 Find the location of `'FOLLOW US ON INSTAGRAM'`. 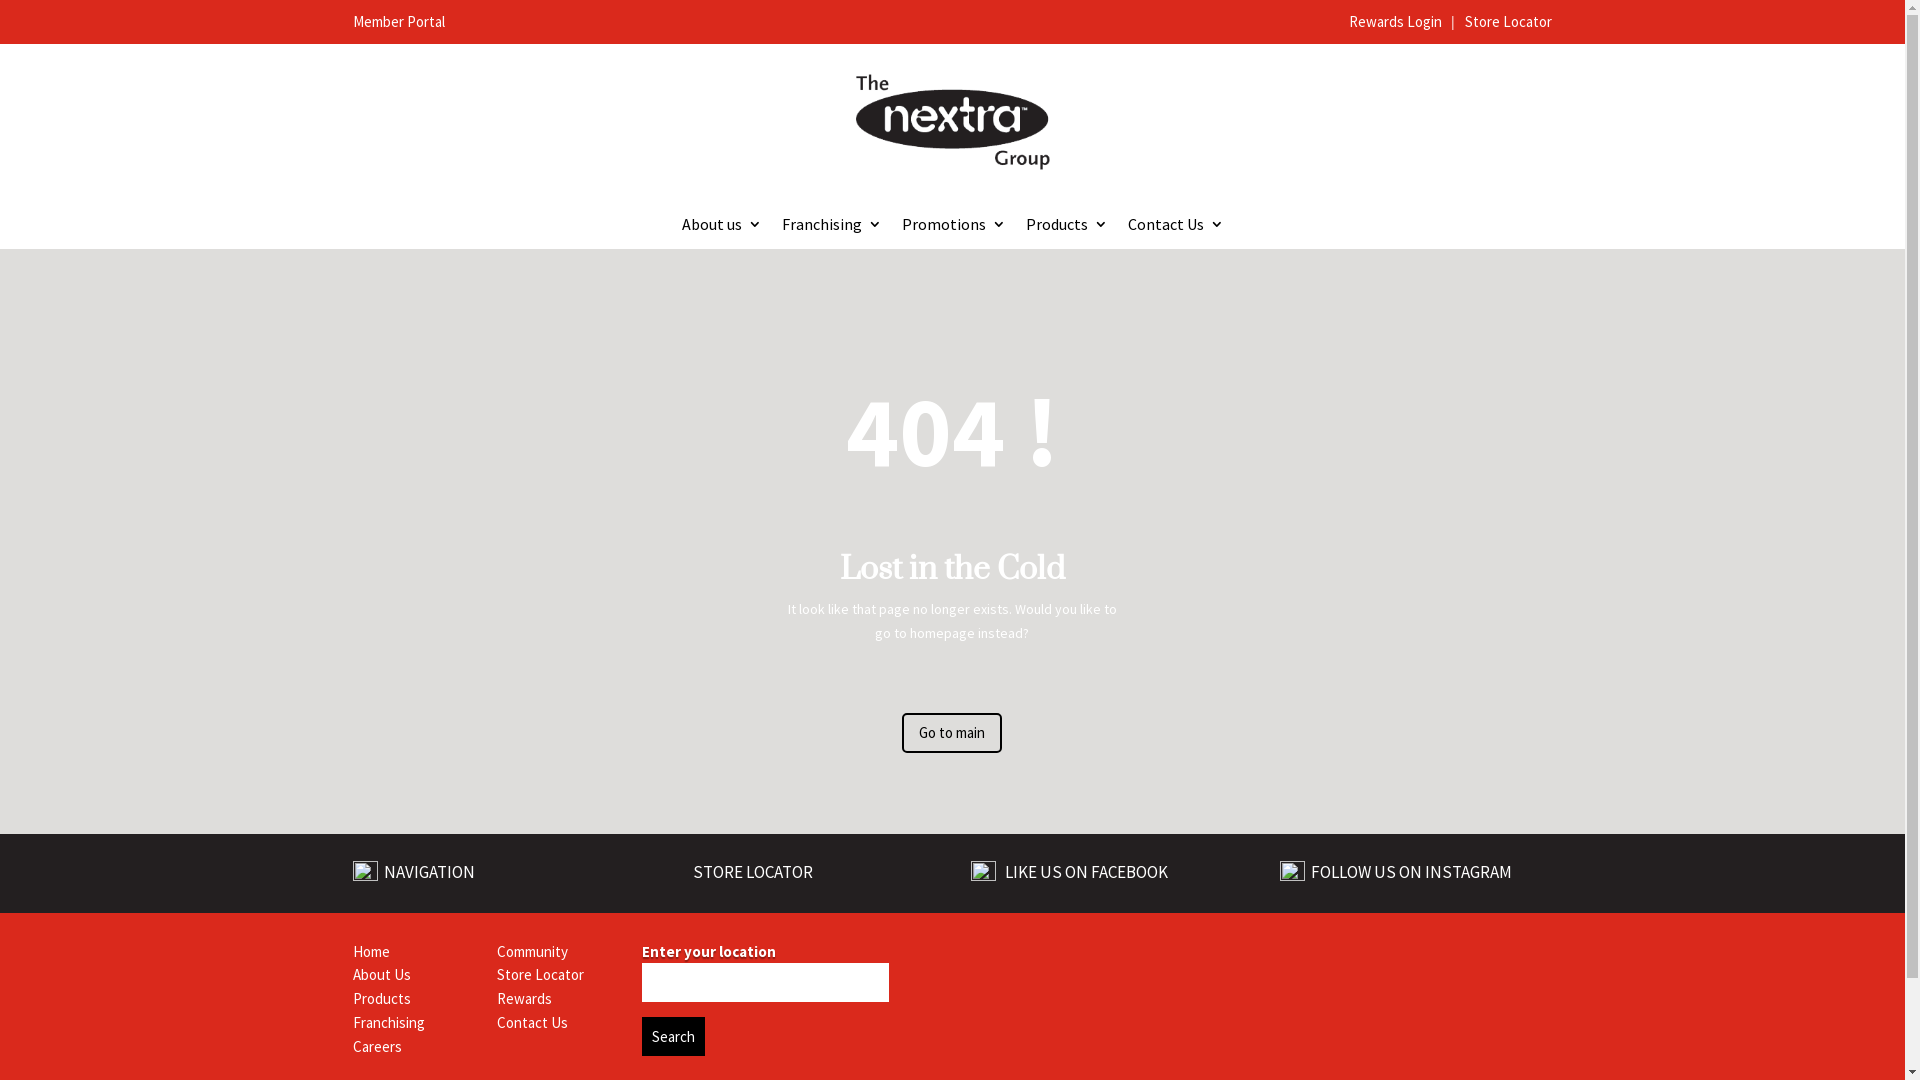

'FOLLOW US ON INSTAGRAM' is located at coordinates (1308, 870).